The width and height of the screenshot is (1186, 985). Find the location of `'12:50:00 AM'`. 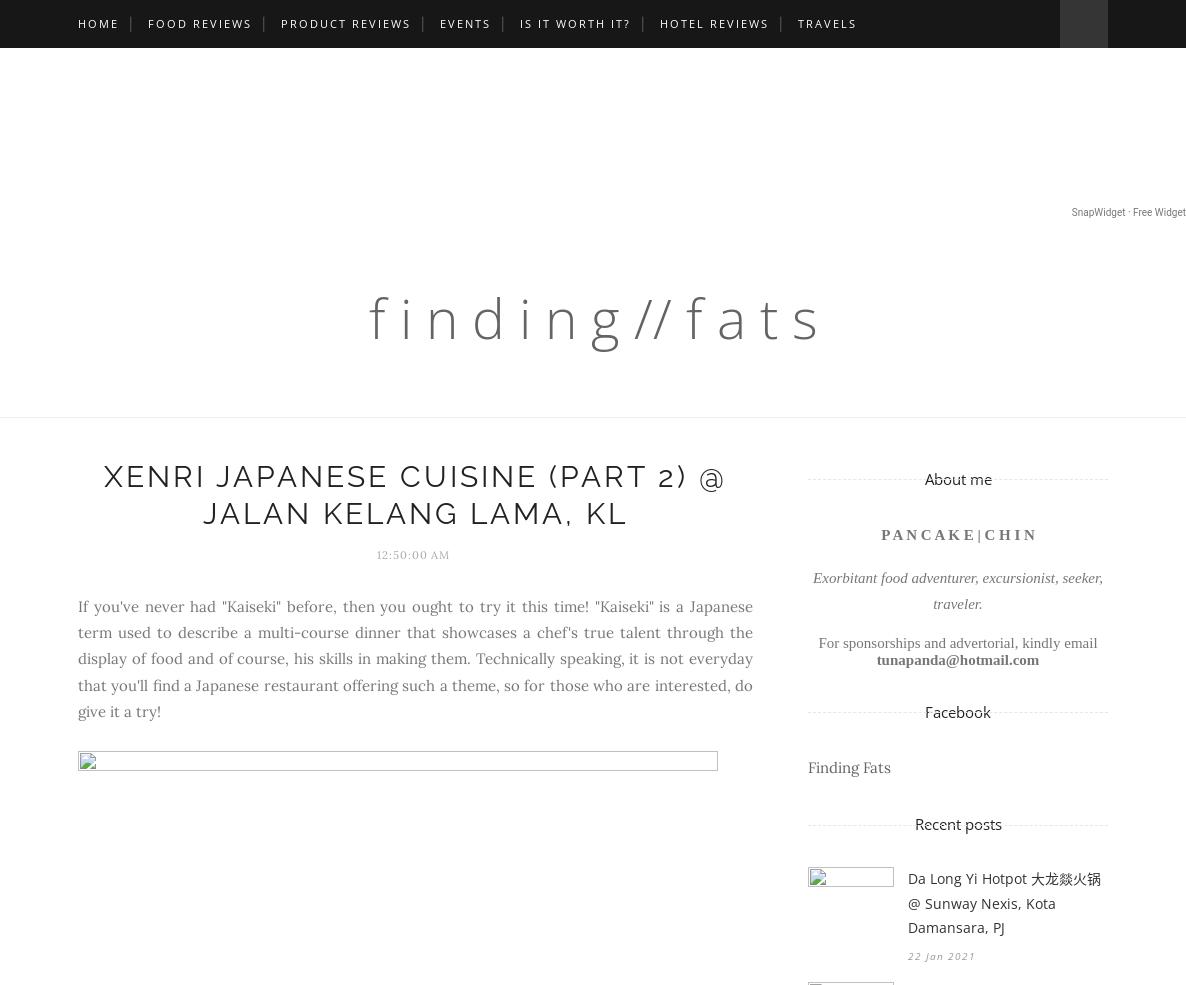

'12:50:00 AM' is located at coordinates (374, 553).